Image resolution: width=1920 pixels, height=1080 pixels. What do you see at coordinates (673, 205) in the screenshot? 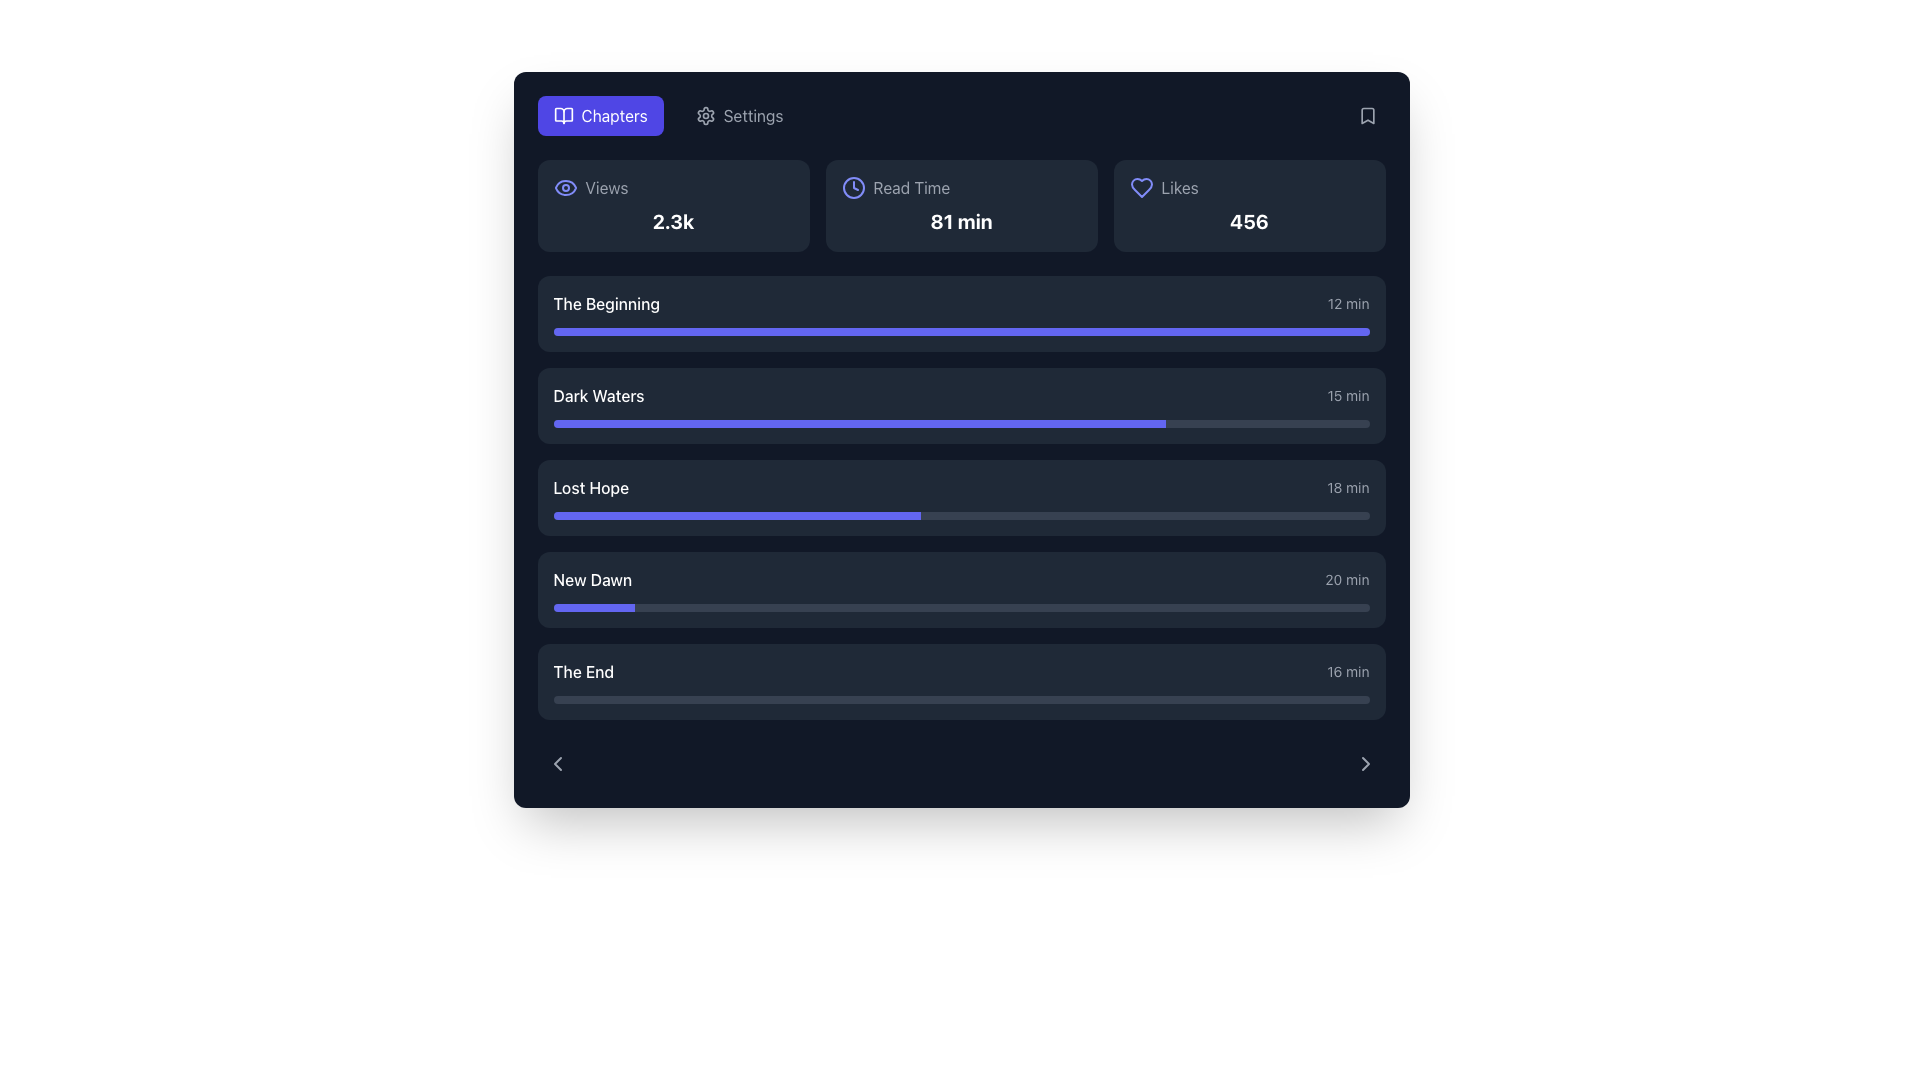
I see `the first Statistical display section which has a dark gray background and displays 'Views' with an eye icon and the statistic '2.3k' in bold white font` at bounding box center [673, 205].